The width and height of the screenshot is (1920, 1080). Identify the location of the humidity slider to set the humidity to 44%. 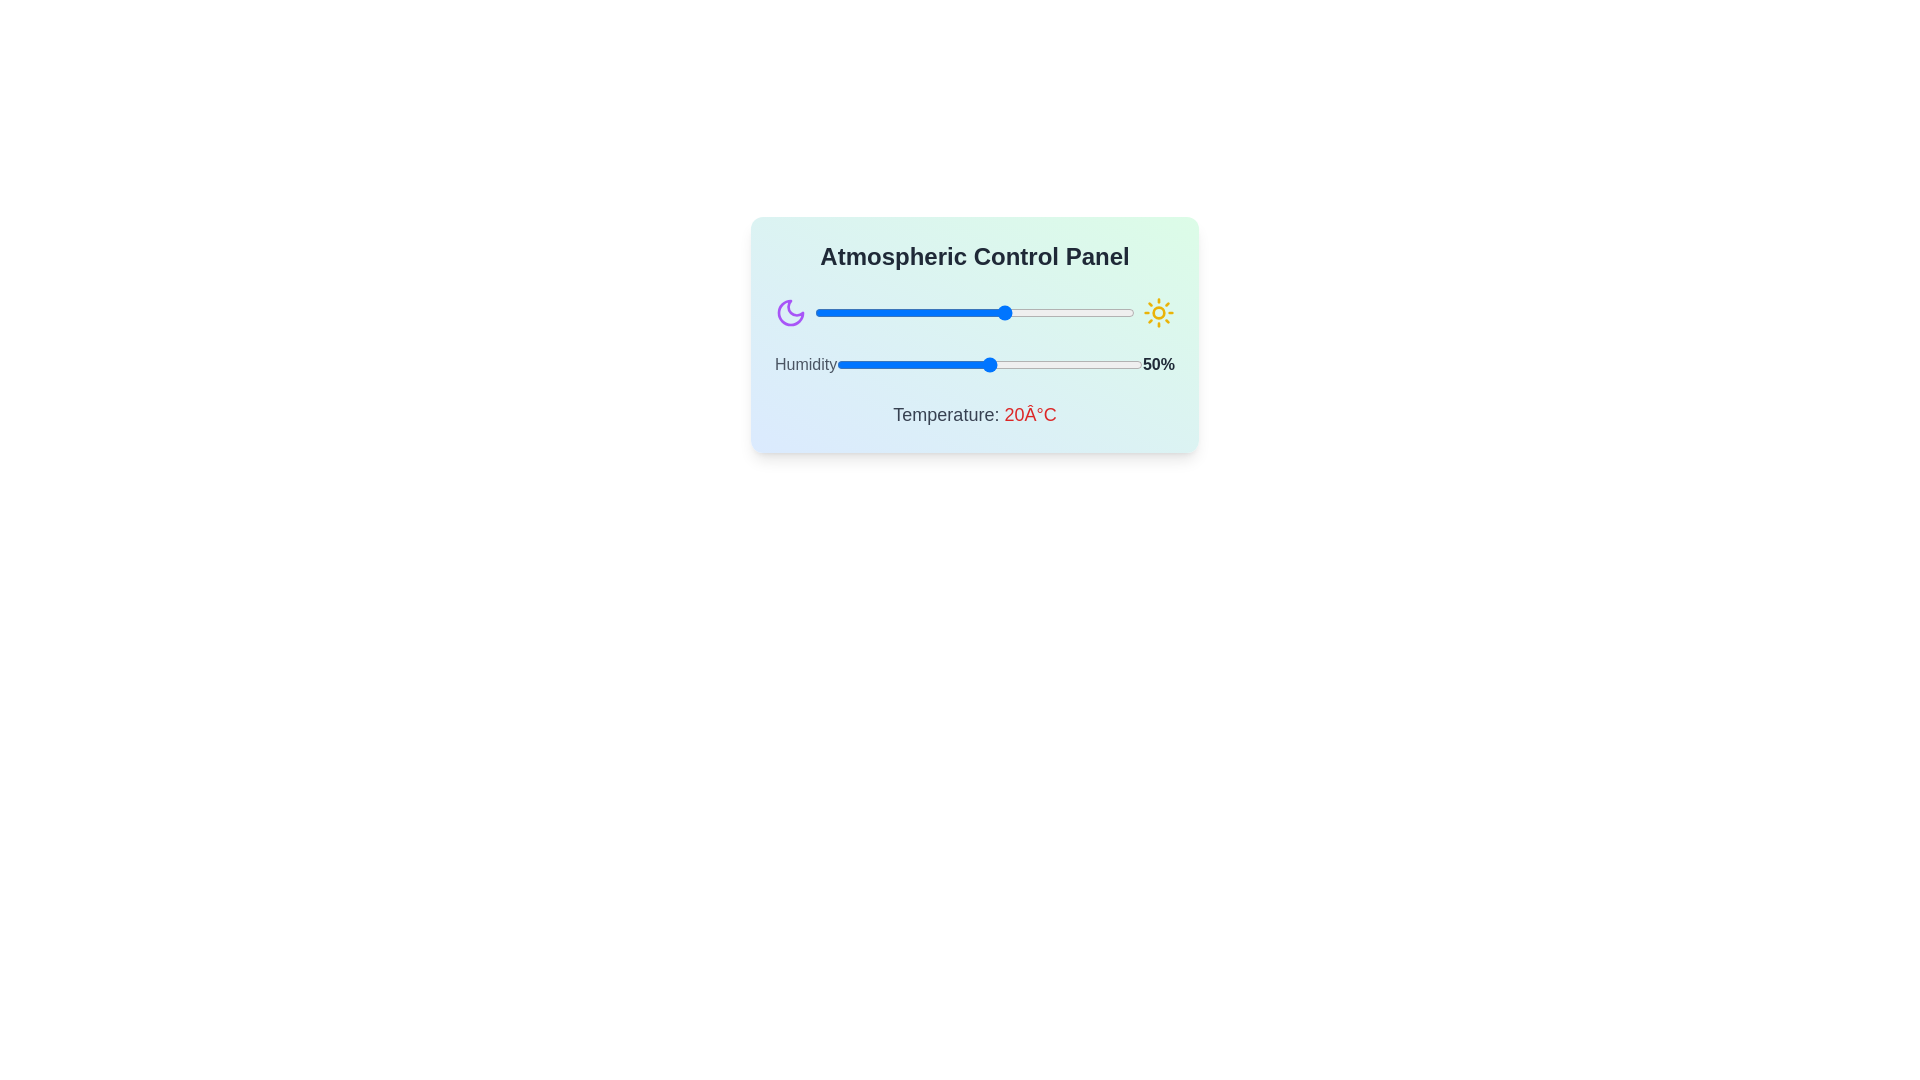
(971, 365).